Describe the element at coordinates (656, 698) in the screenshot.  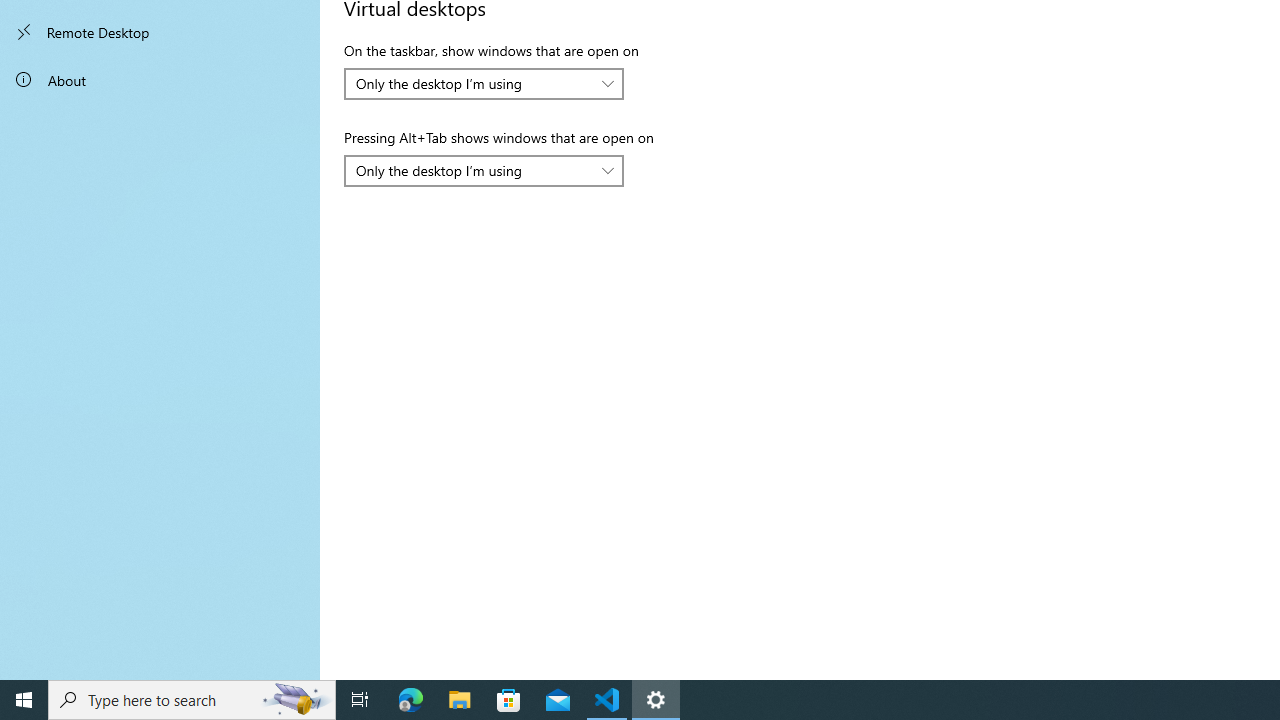
I see `'Settings - 1 running window'` at that location.